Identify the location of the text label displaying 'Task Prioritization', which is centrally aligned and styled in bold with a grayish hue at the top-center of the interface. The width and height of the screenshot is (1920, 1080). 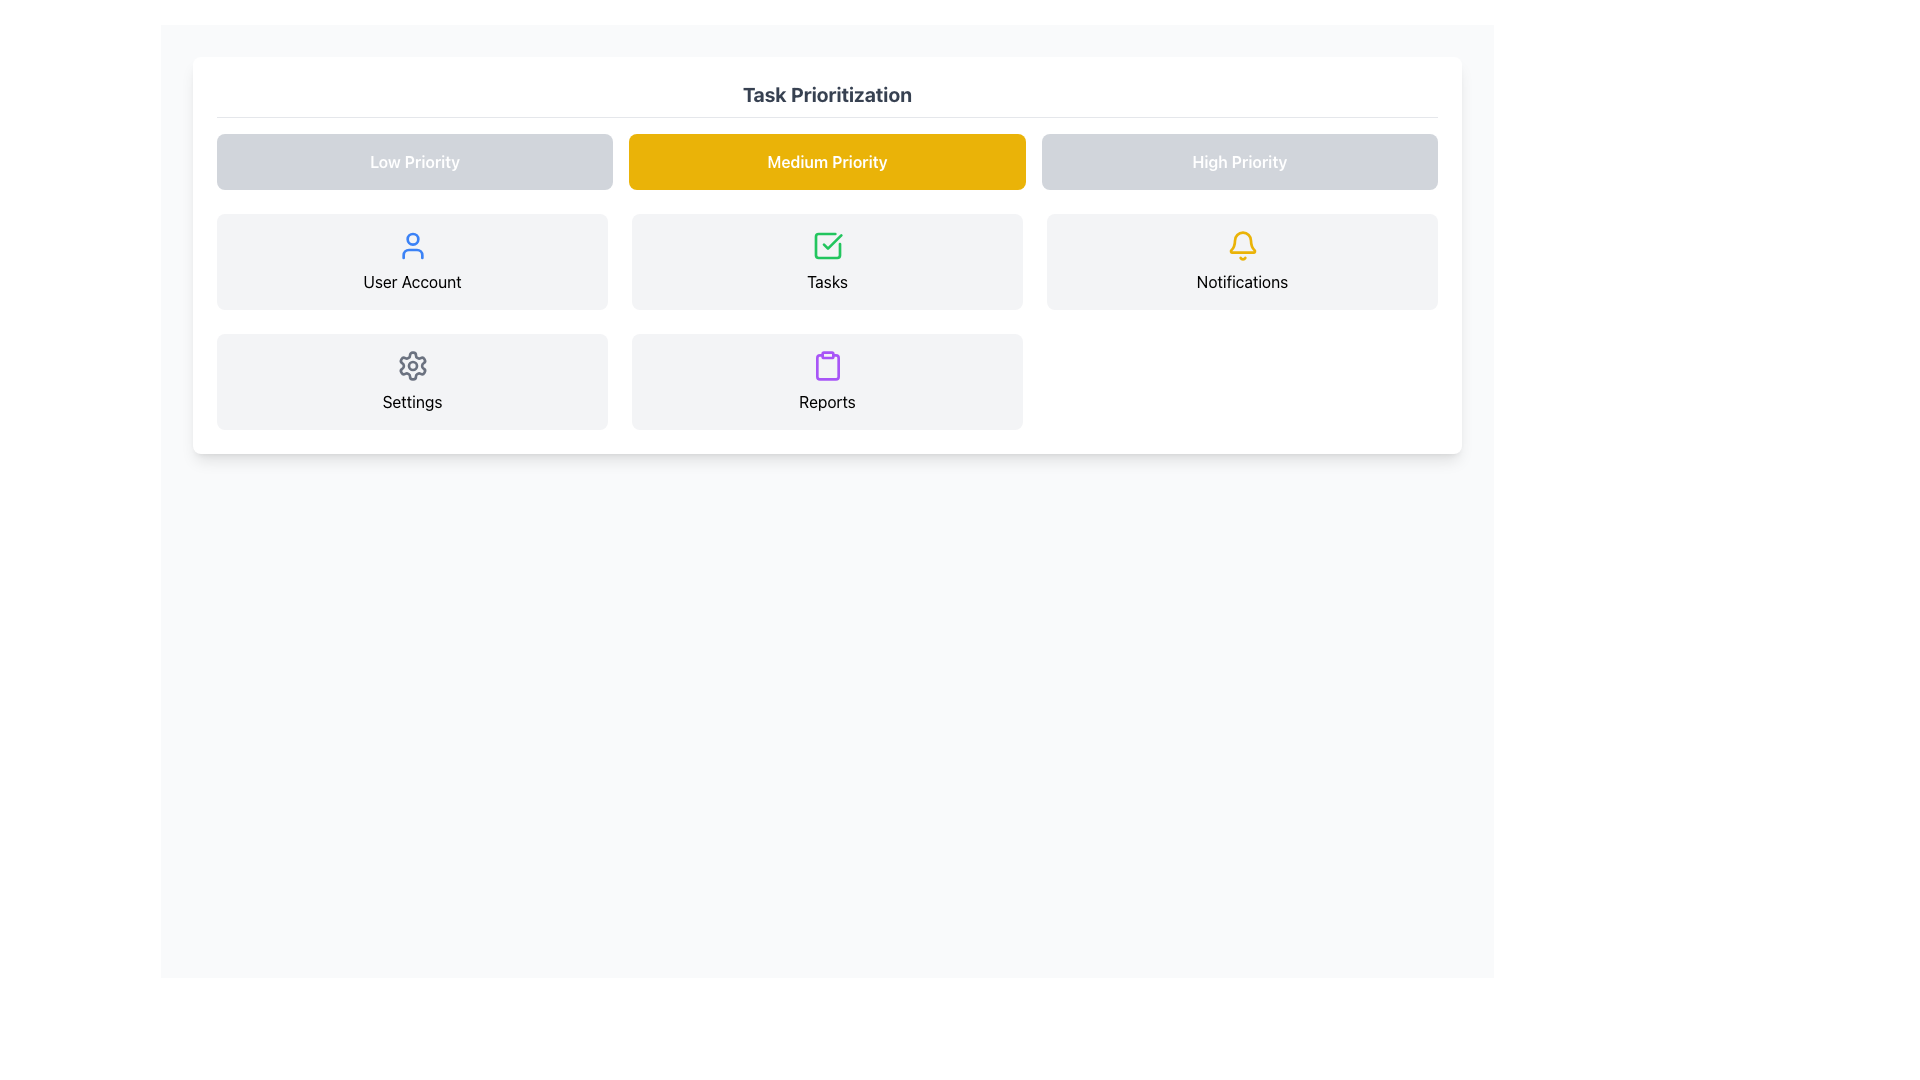
(827, 95).